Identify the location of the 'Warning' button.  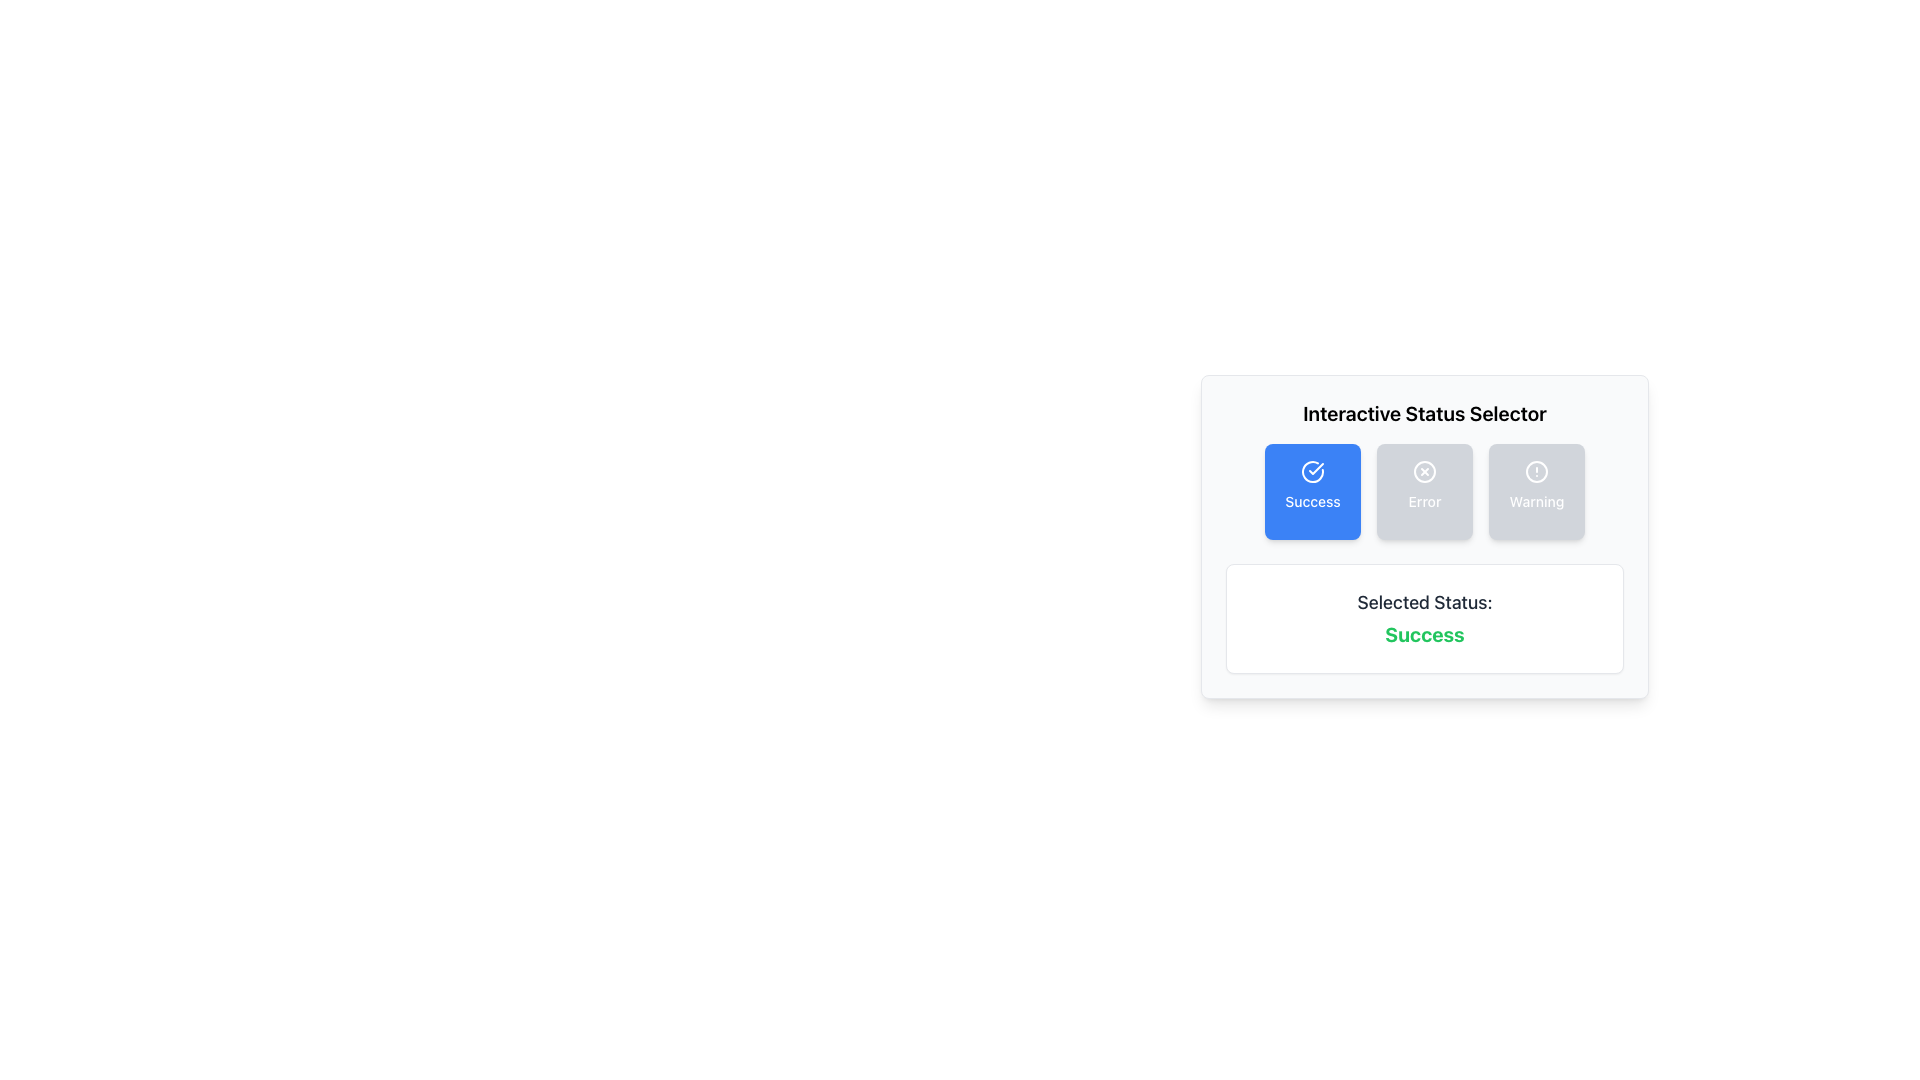
(1535, 492).